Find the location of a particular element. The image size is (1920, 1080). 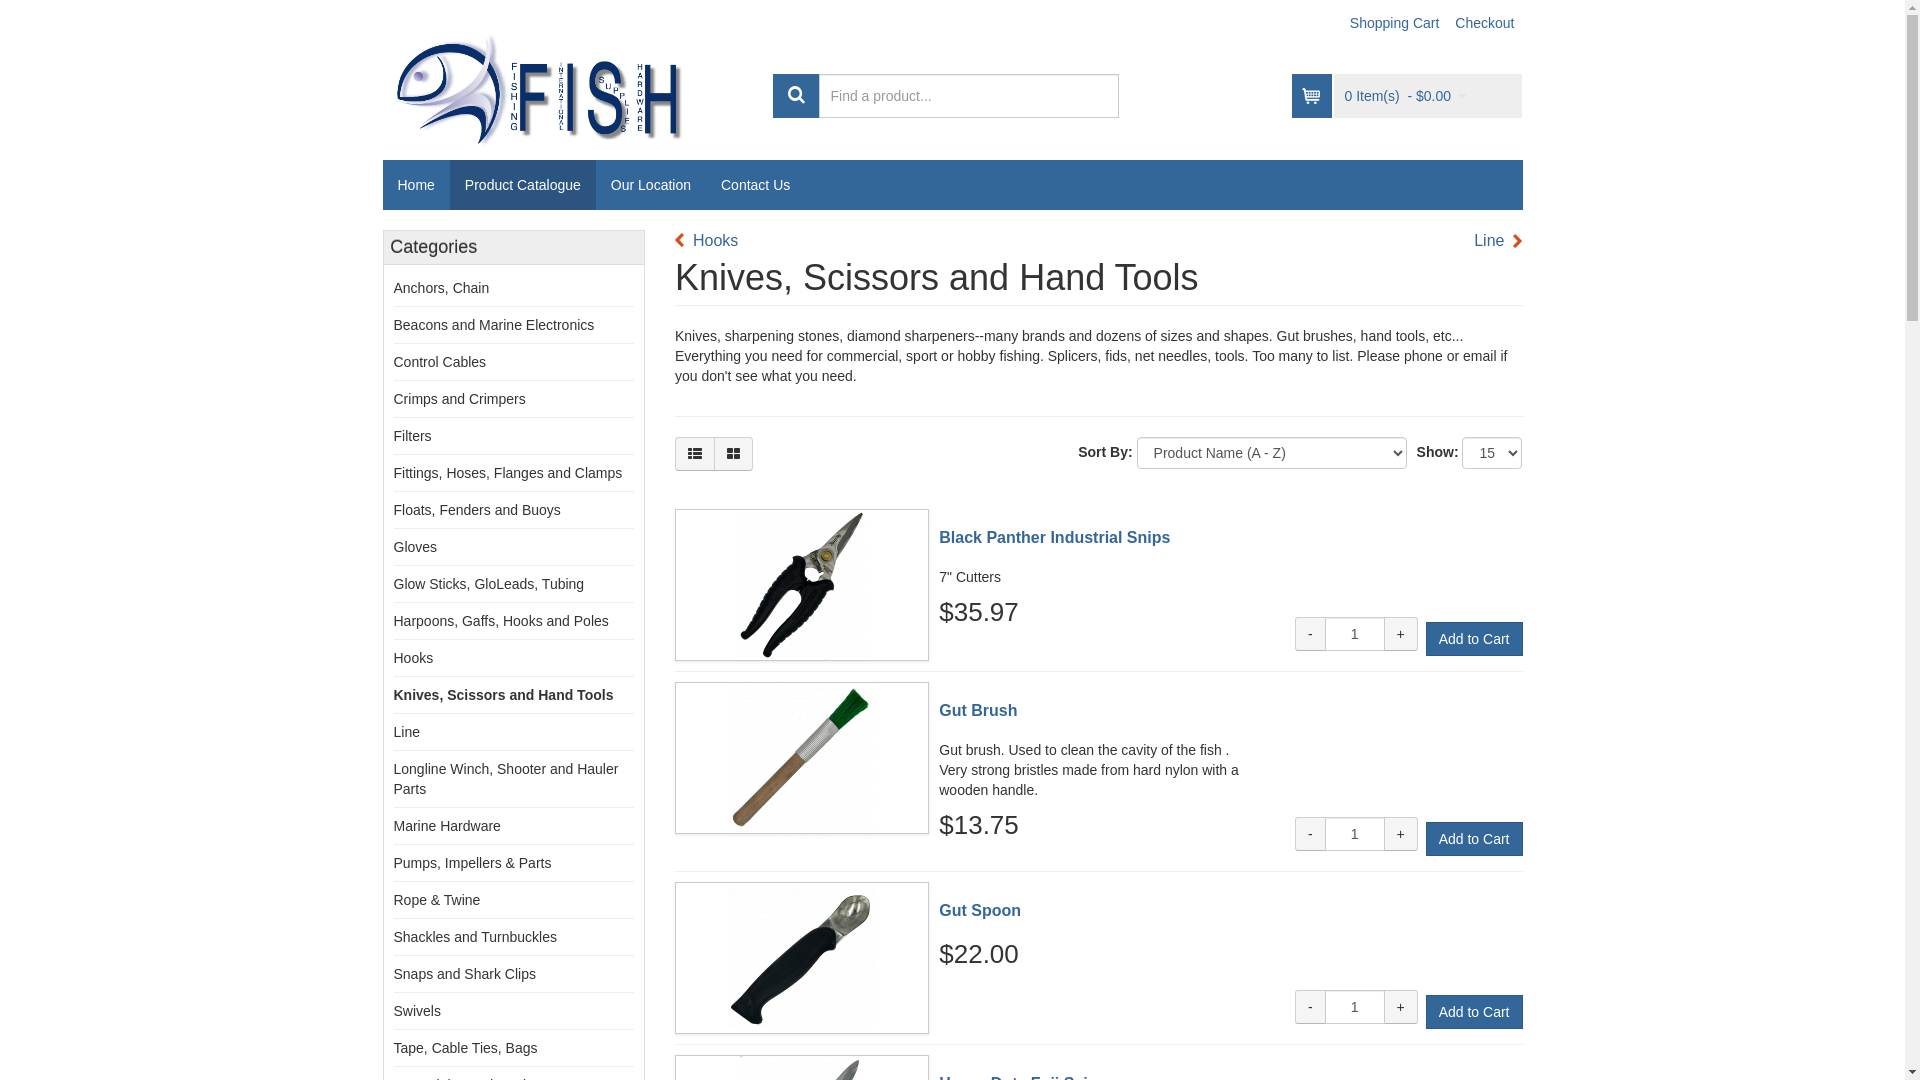

'Add to Cart' is located at coordinates (1474, 1011).